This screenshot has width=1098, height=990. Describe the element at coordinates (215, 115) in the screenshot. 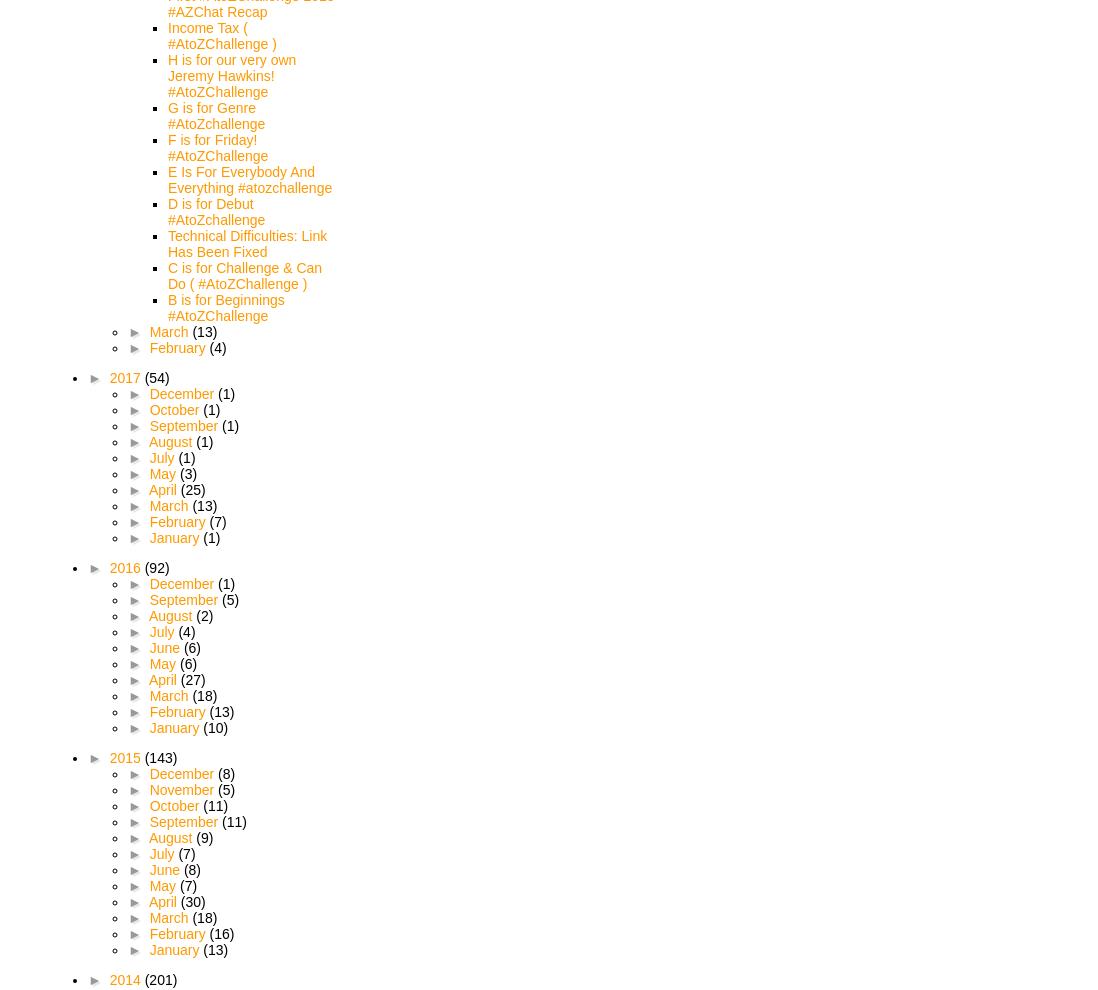

I see `'G is for Genre #AtoZchallenge'` at that location.